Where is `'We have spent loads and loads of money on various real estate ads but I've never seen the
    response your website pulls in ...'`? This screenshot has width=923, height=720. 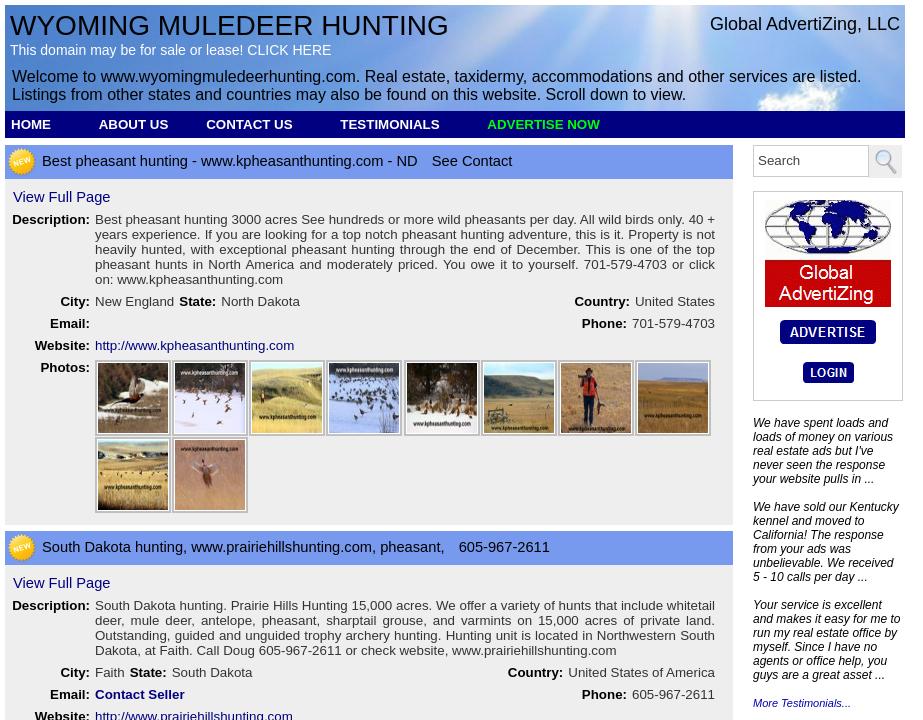 'We have spent loads and loads of money on various real estate ads but I've never seen the
    response your website pulls in ...' is located at coordinates (751, 451).